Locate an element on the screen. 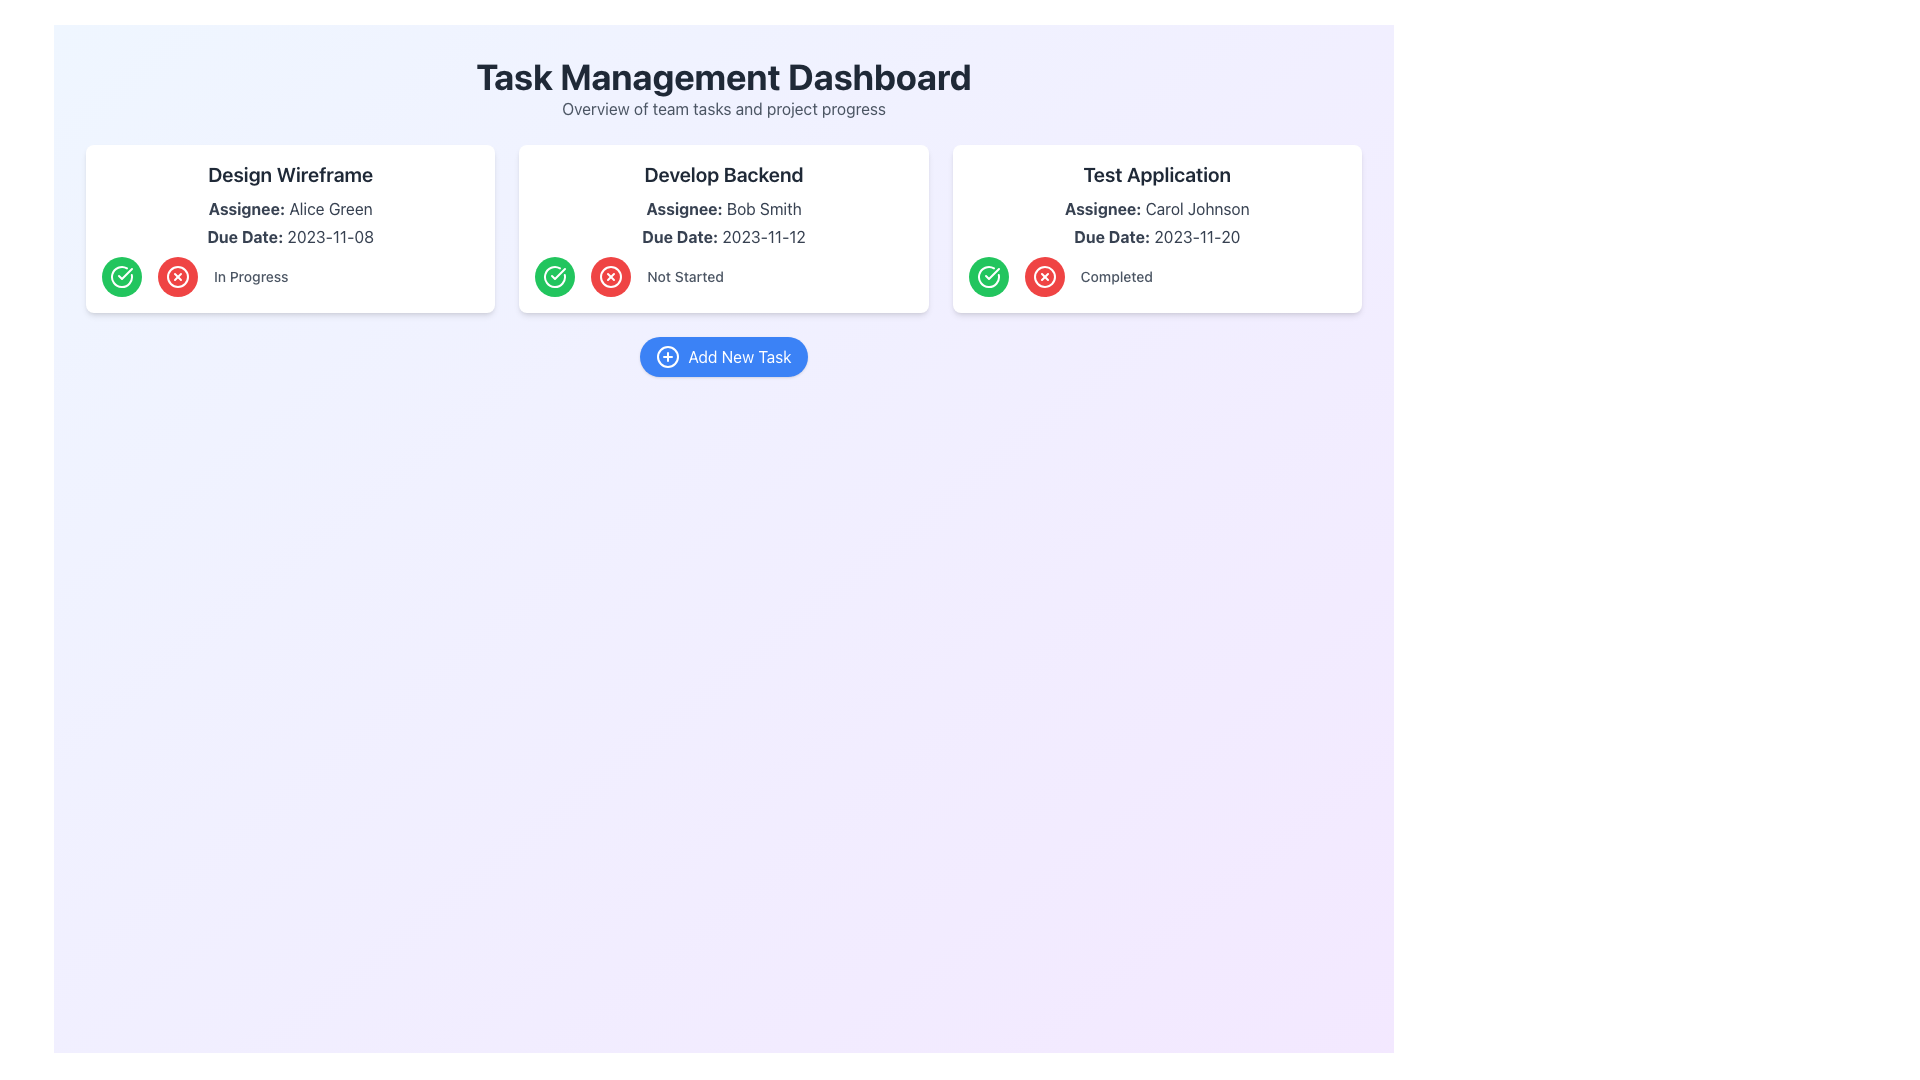 The image size is (1920, 1080). the Text Label indicating the assignee of the task under the heading 'Develop Backend', which is positioned to the left of the name 'Bob Smith' is located at coordinates (684, 208).